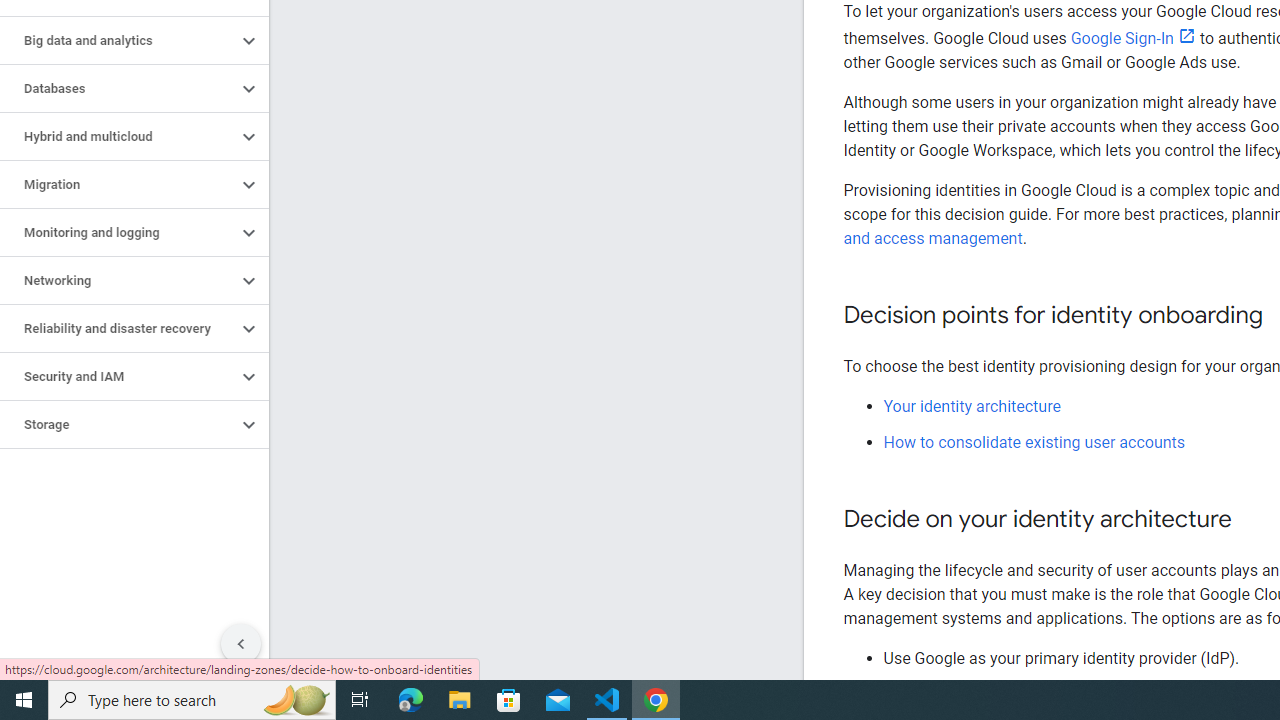 This screenshot has width=1280, height=720. What do you see at coordinates (117, 136) in the screenshot?
I see `'Hybrid and multicloud'` at bounding box center [117, 136].